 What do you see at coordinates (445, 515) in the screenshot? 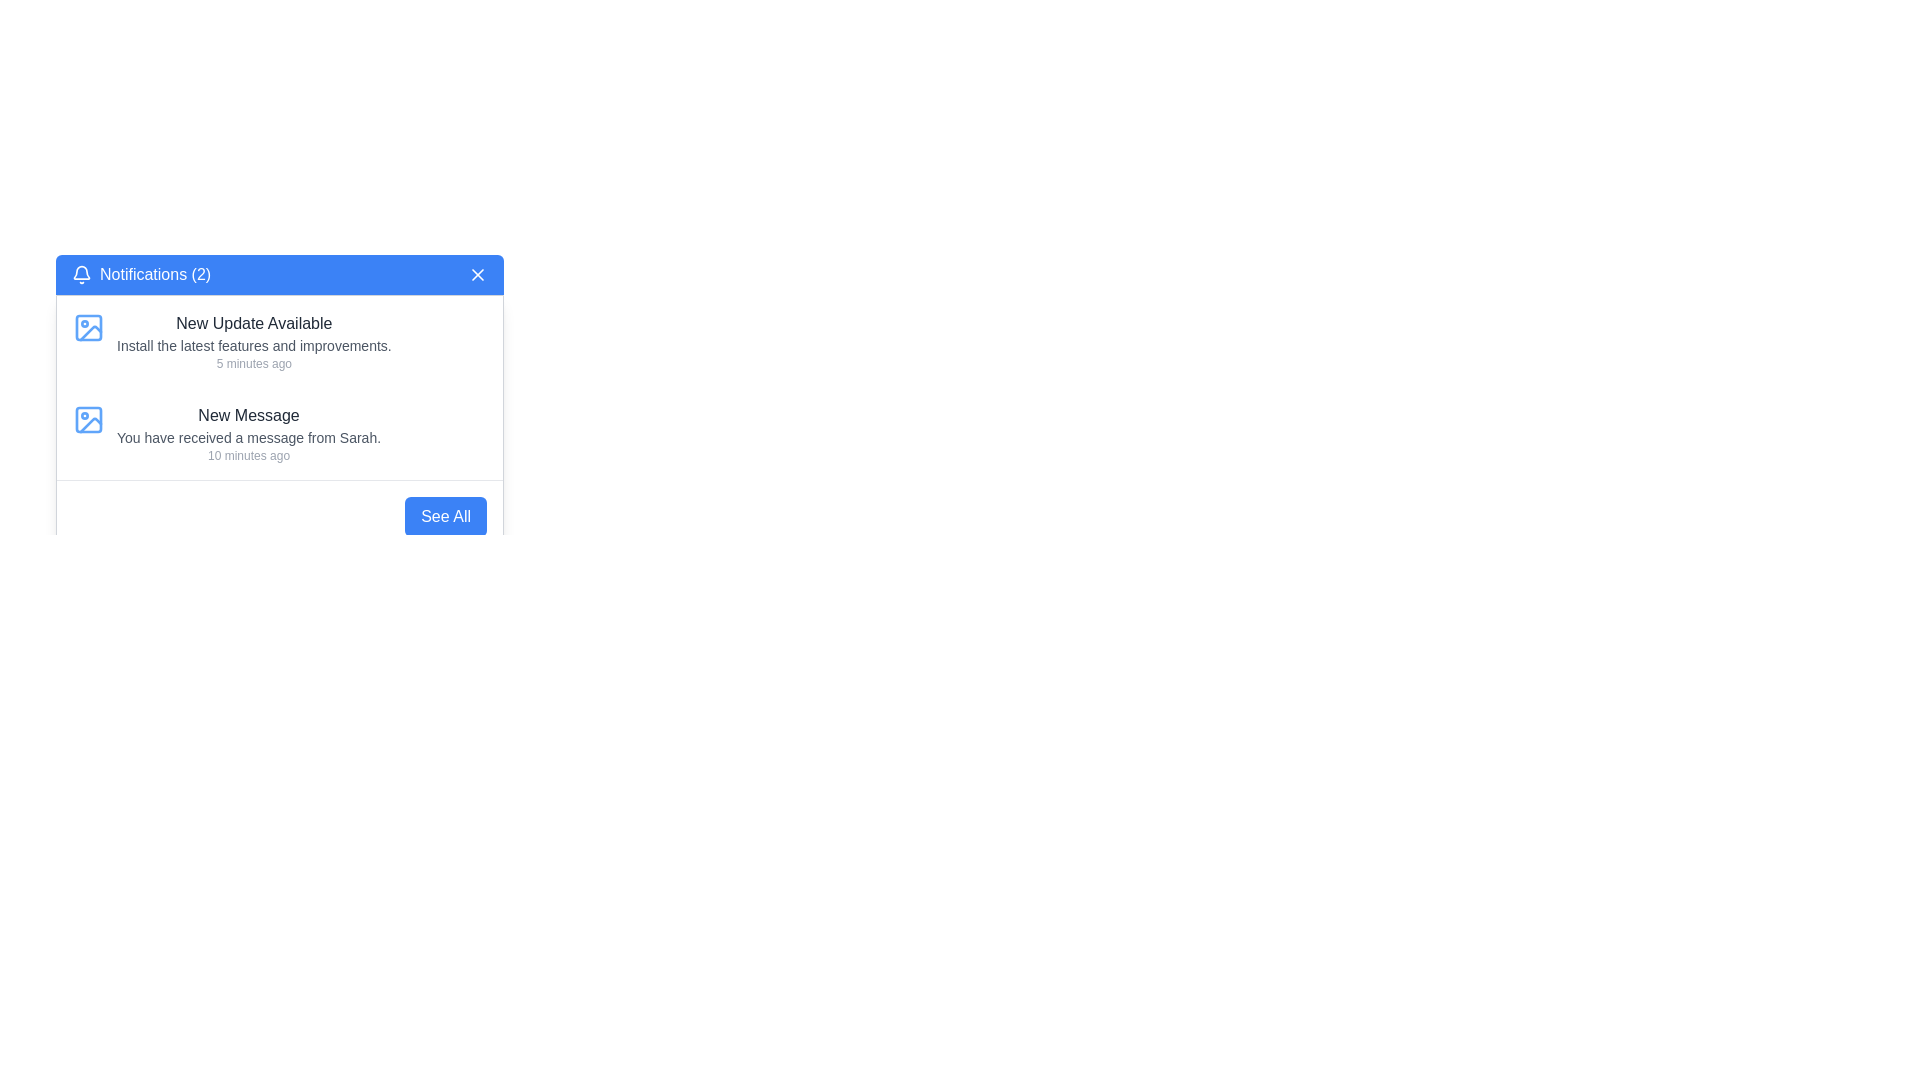
I see `the blue button with white text 'See All' located at the bottom-right corner of the 'Notifications (2)' card` at bounding box center [445, 515].